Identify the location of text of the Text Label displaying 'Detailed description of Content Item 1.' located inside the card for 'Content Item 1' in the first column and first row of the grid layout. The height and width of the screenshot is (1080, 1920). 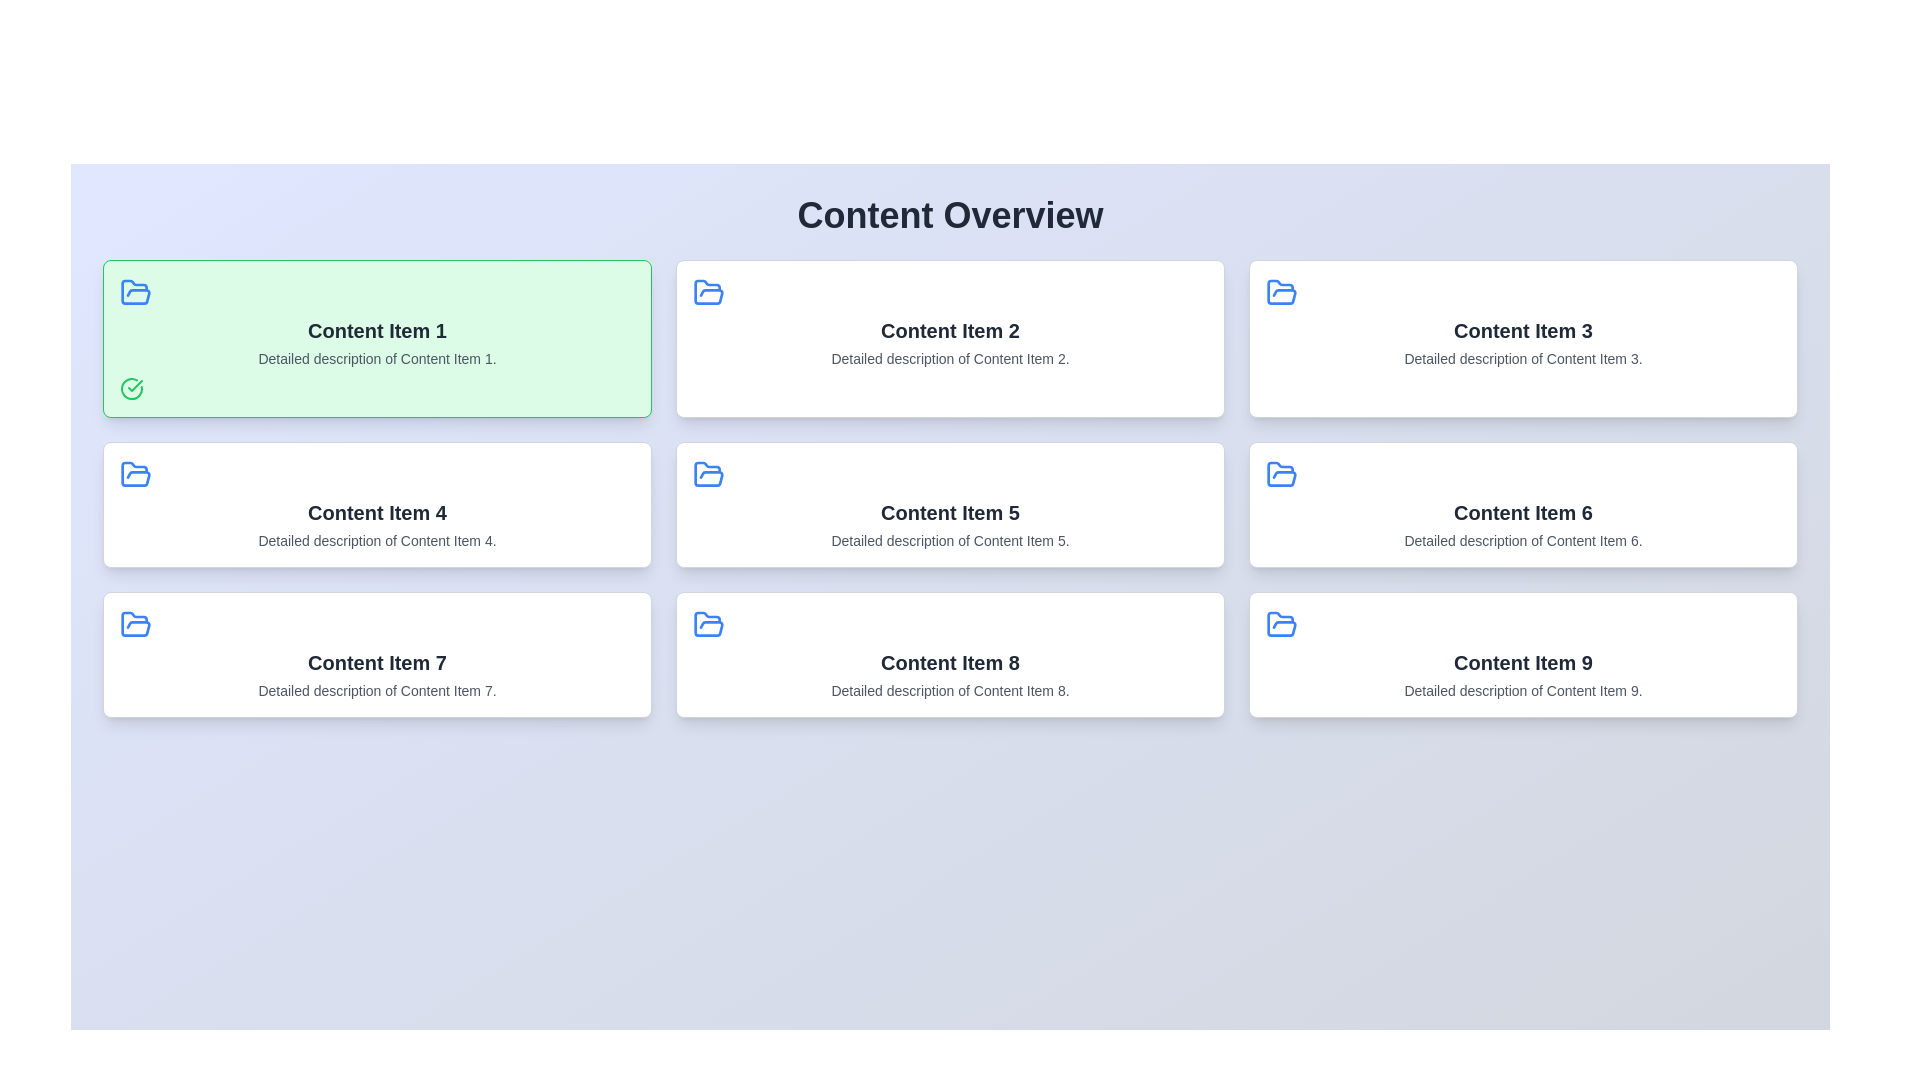
(377, 357).